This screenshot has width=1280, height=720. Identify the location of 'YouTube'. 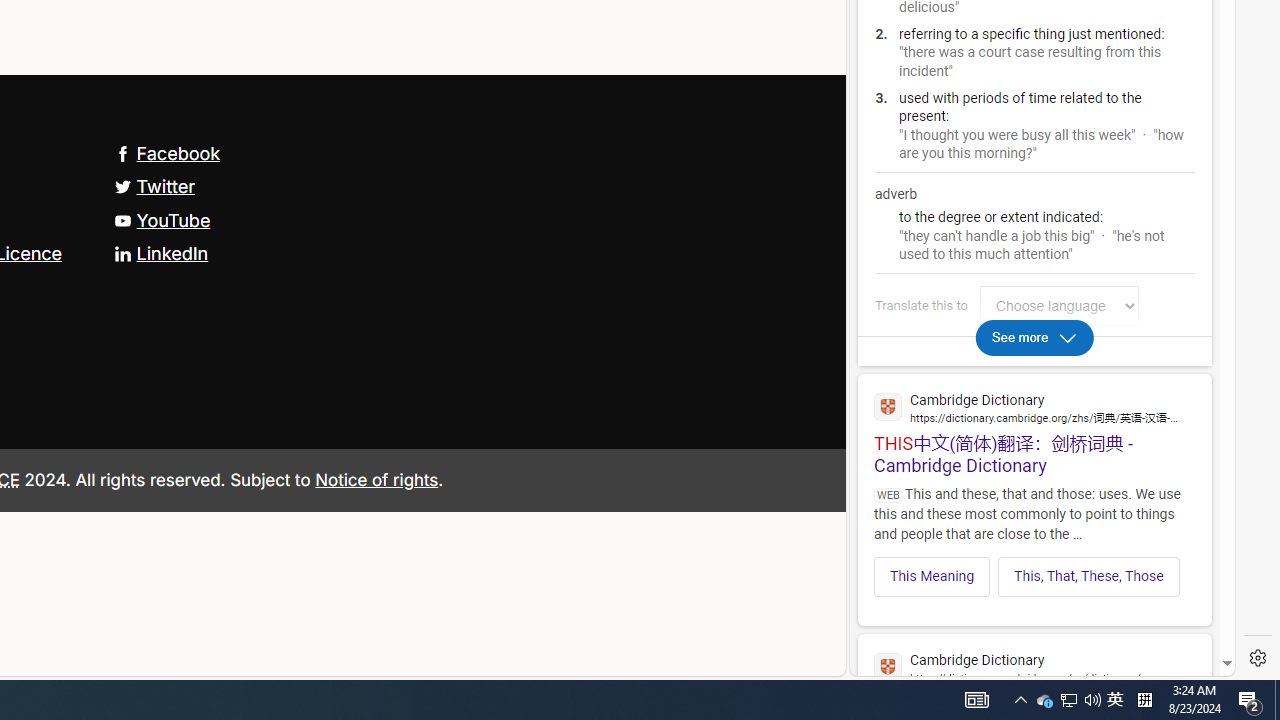
(162, 219).